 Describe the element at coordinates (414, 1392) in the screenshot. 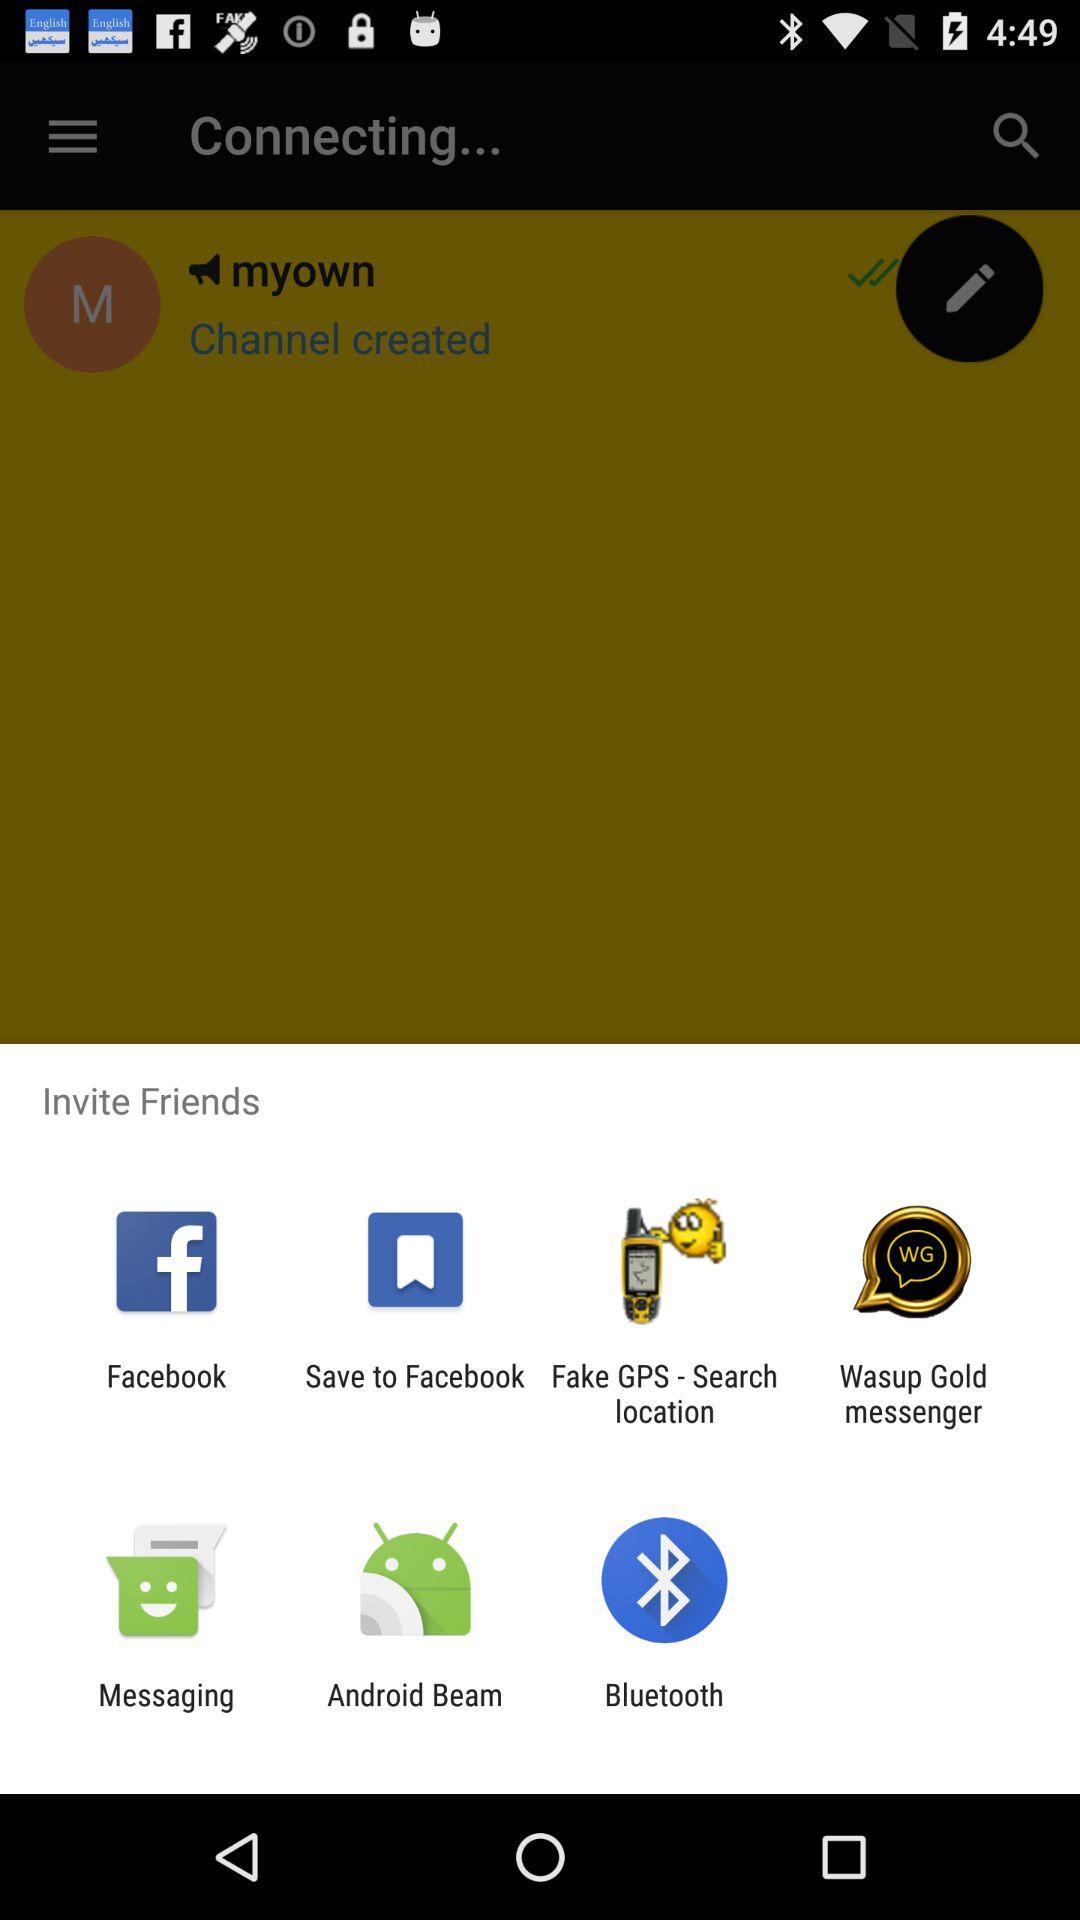

I see `the save to facebook app` at that location.